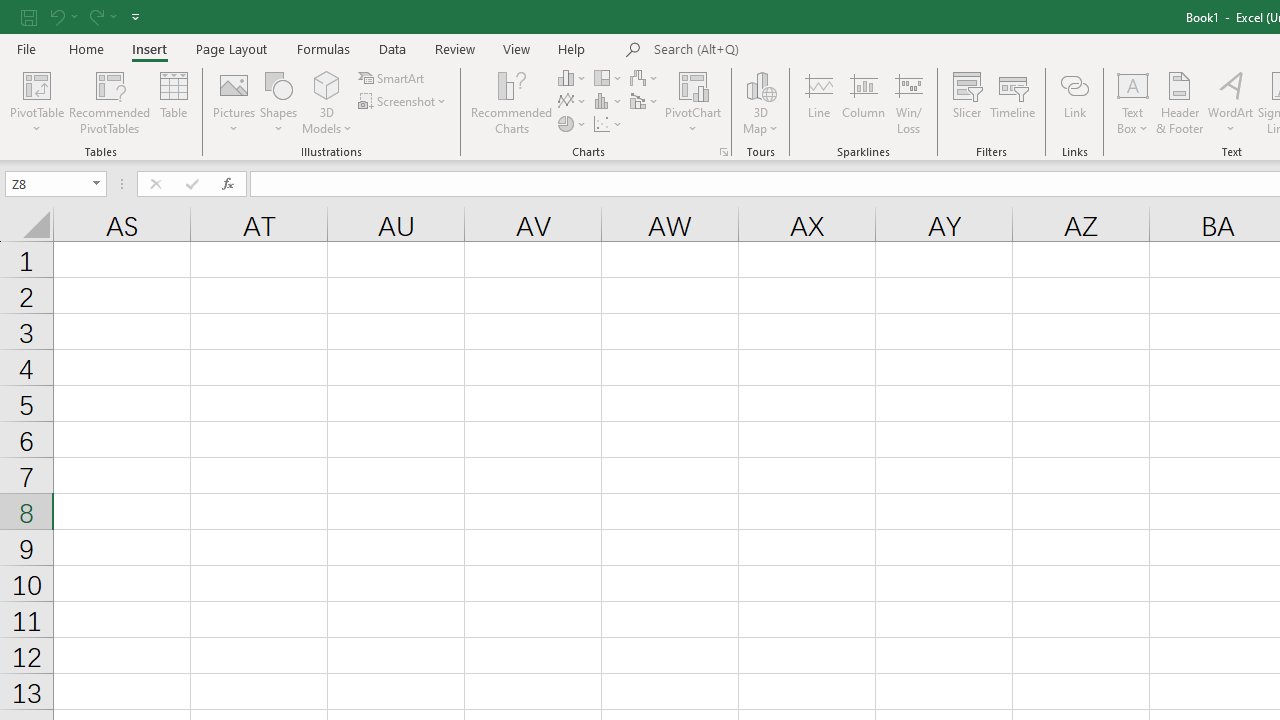 The width and height of the screenshot is (1280, 720). I want to click on 'Line', so click(818, 103).